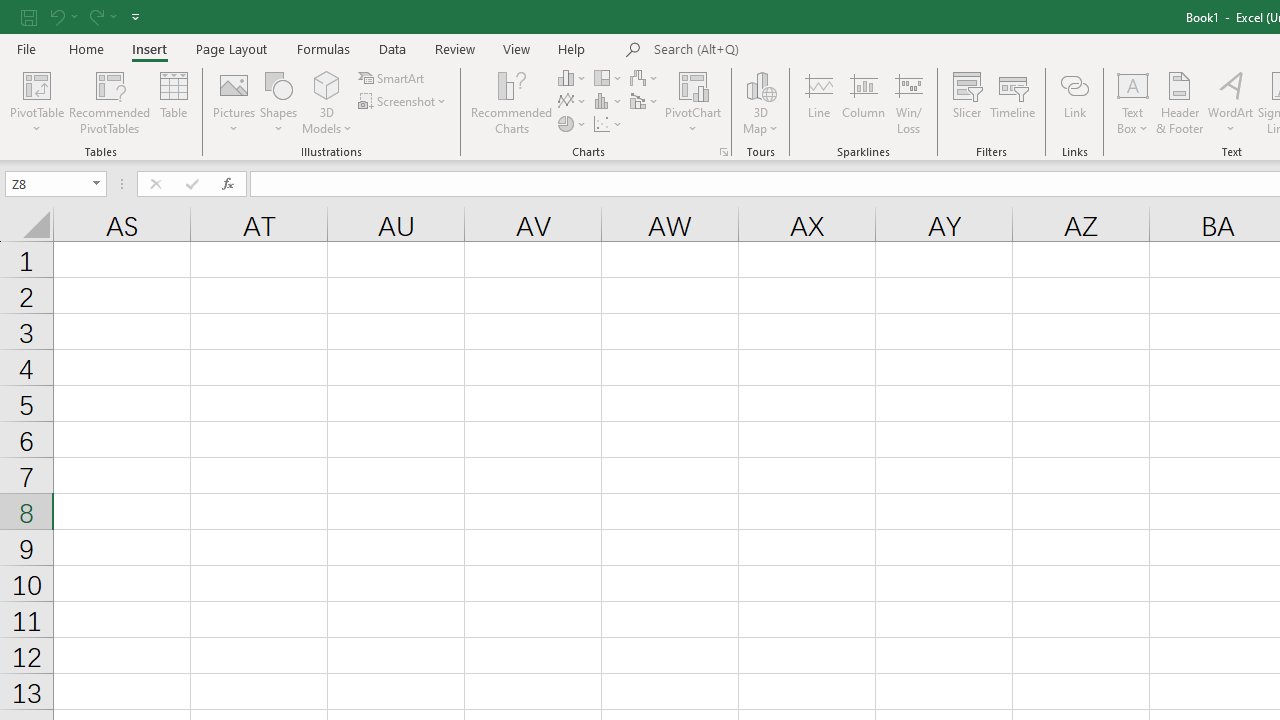 The width and height of the screenshot is (1280, 720). I want to click on 'Line', so click(818, 103).